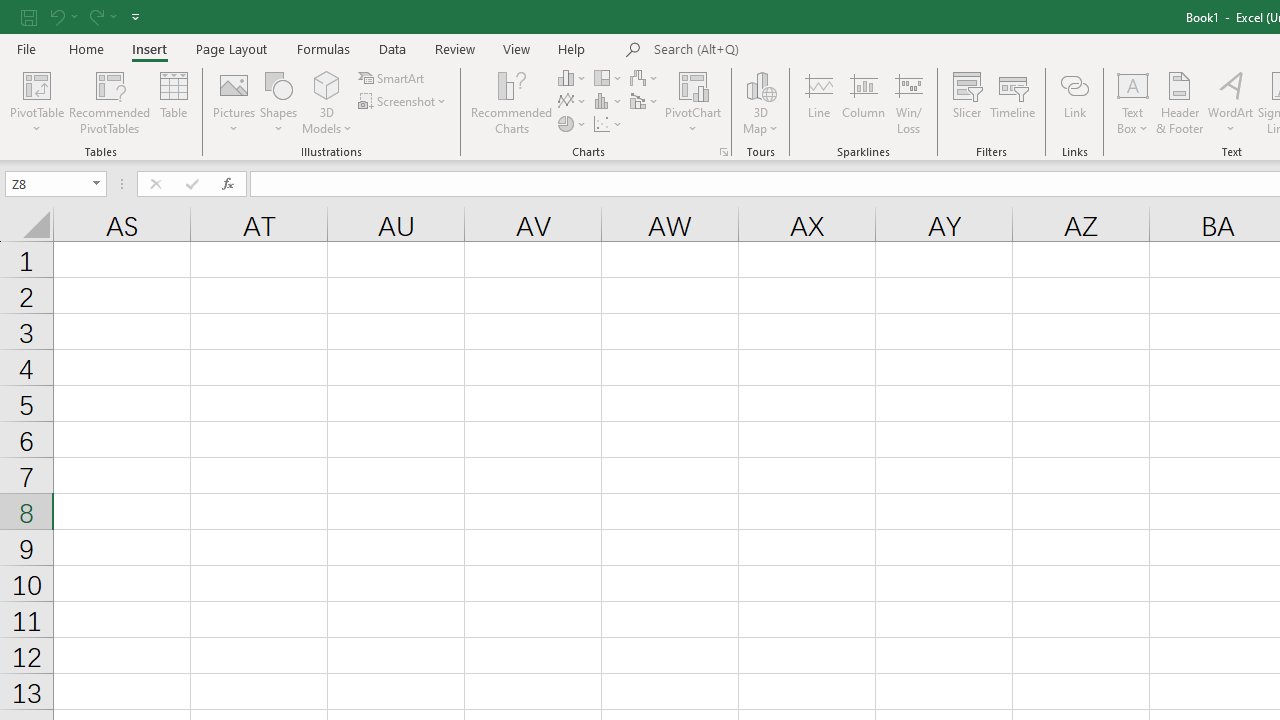 The width and height of the screenshot is (1280, 720). I want to click on 'Line', so click(818, 103).